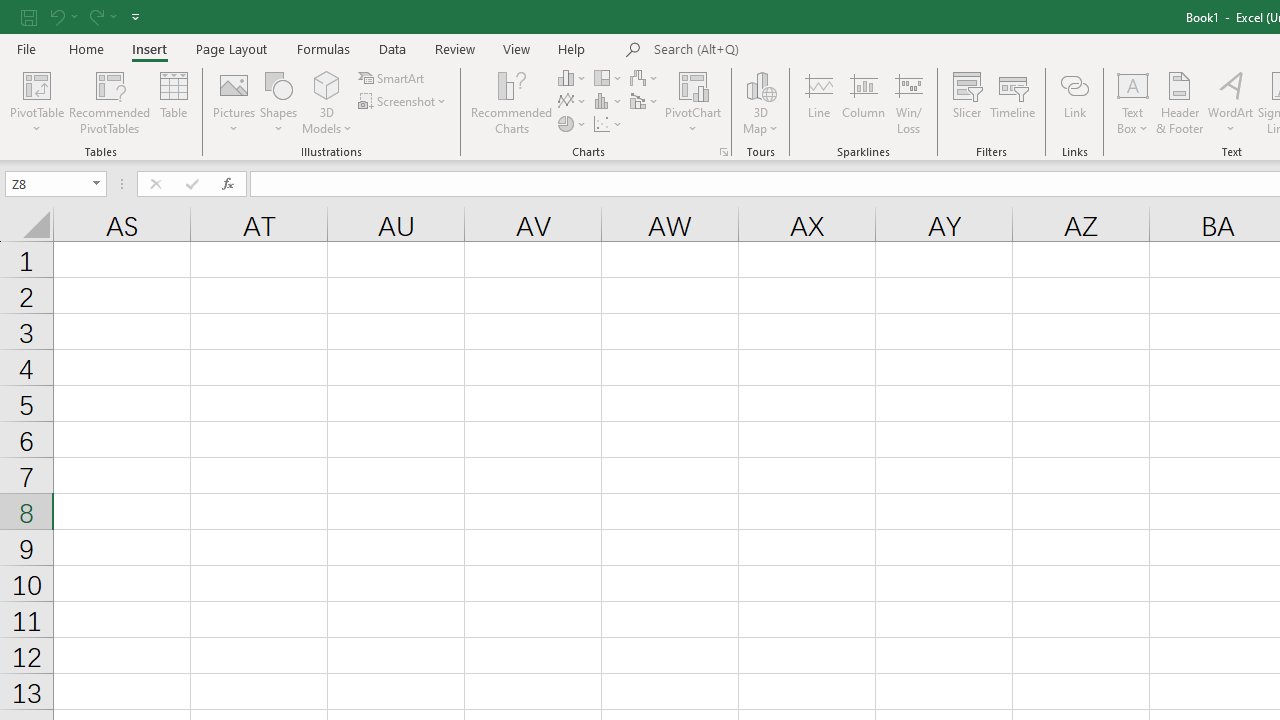 The width and height of the screenshot is (1280, 720). I want to click on 'Line', so click(818, 103).